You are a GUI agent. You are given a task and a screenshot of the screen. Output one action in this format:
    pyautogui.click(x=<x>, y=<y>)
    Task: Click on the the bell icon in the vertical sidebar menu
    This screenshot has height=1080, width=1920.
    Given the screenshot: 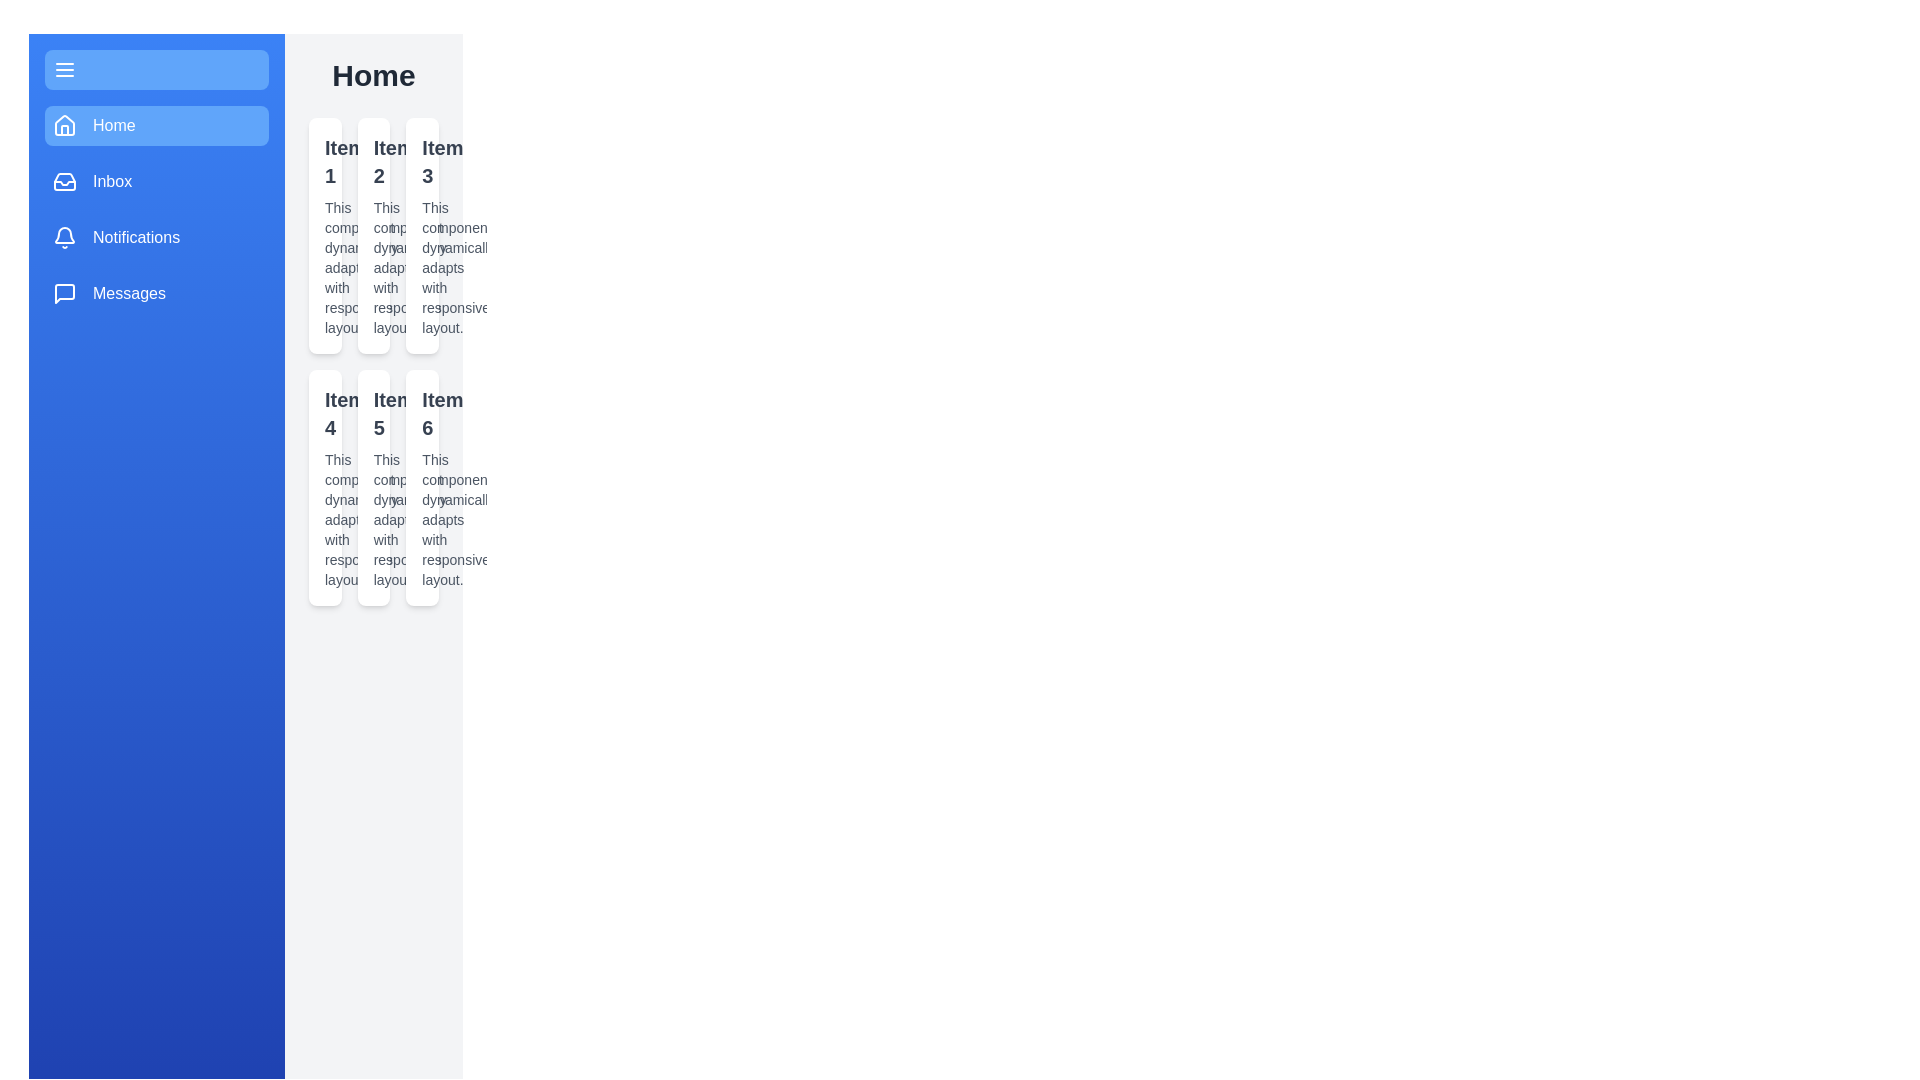 What is the action you would take?
    pyautogui.click(x=65, y=237)
    